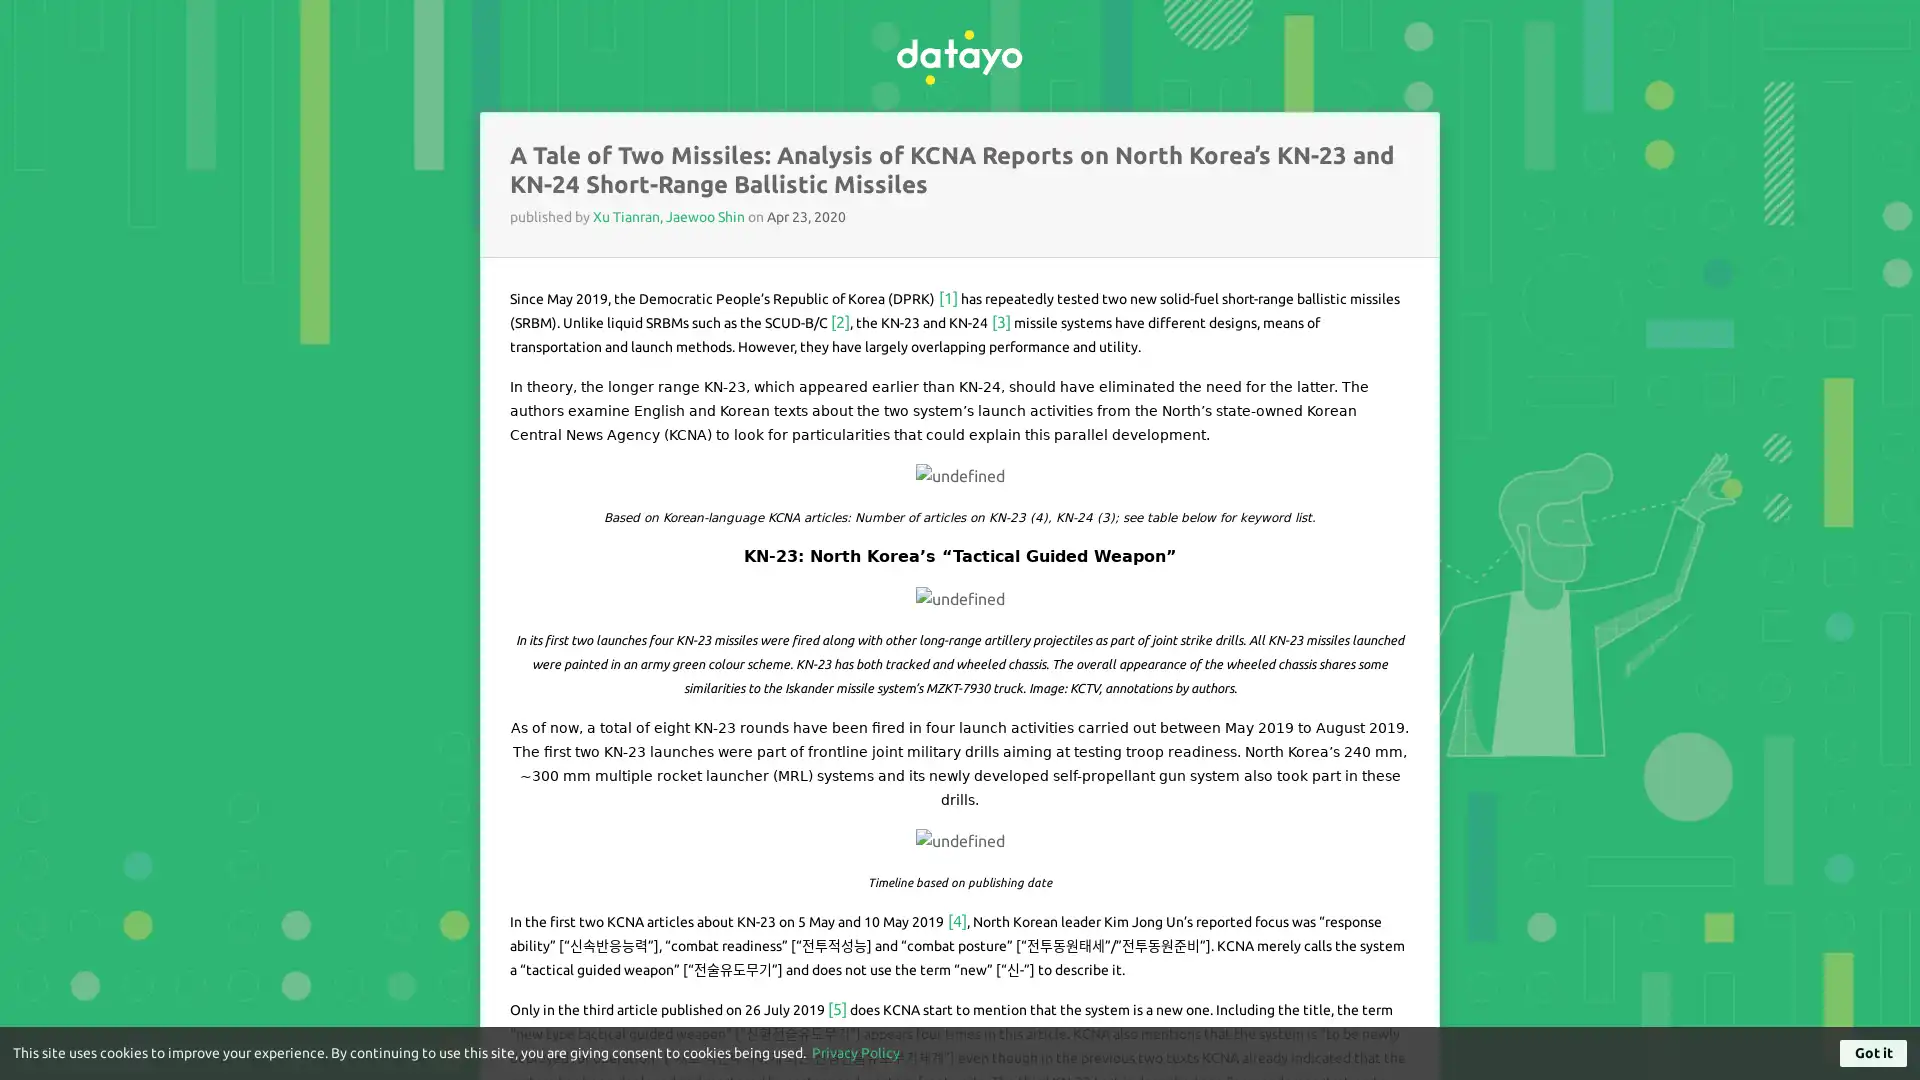 This screenshot has height=1080, width=1920. What do you see at coordinates (1872, 1052) in the screenshot?
I see `Got it` at bounding box center [1872, 1052].